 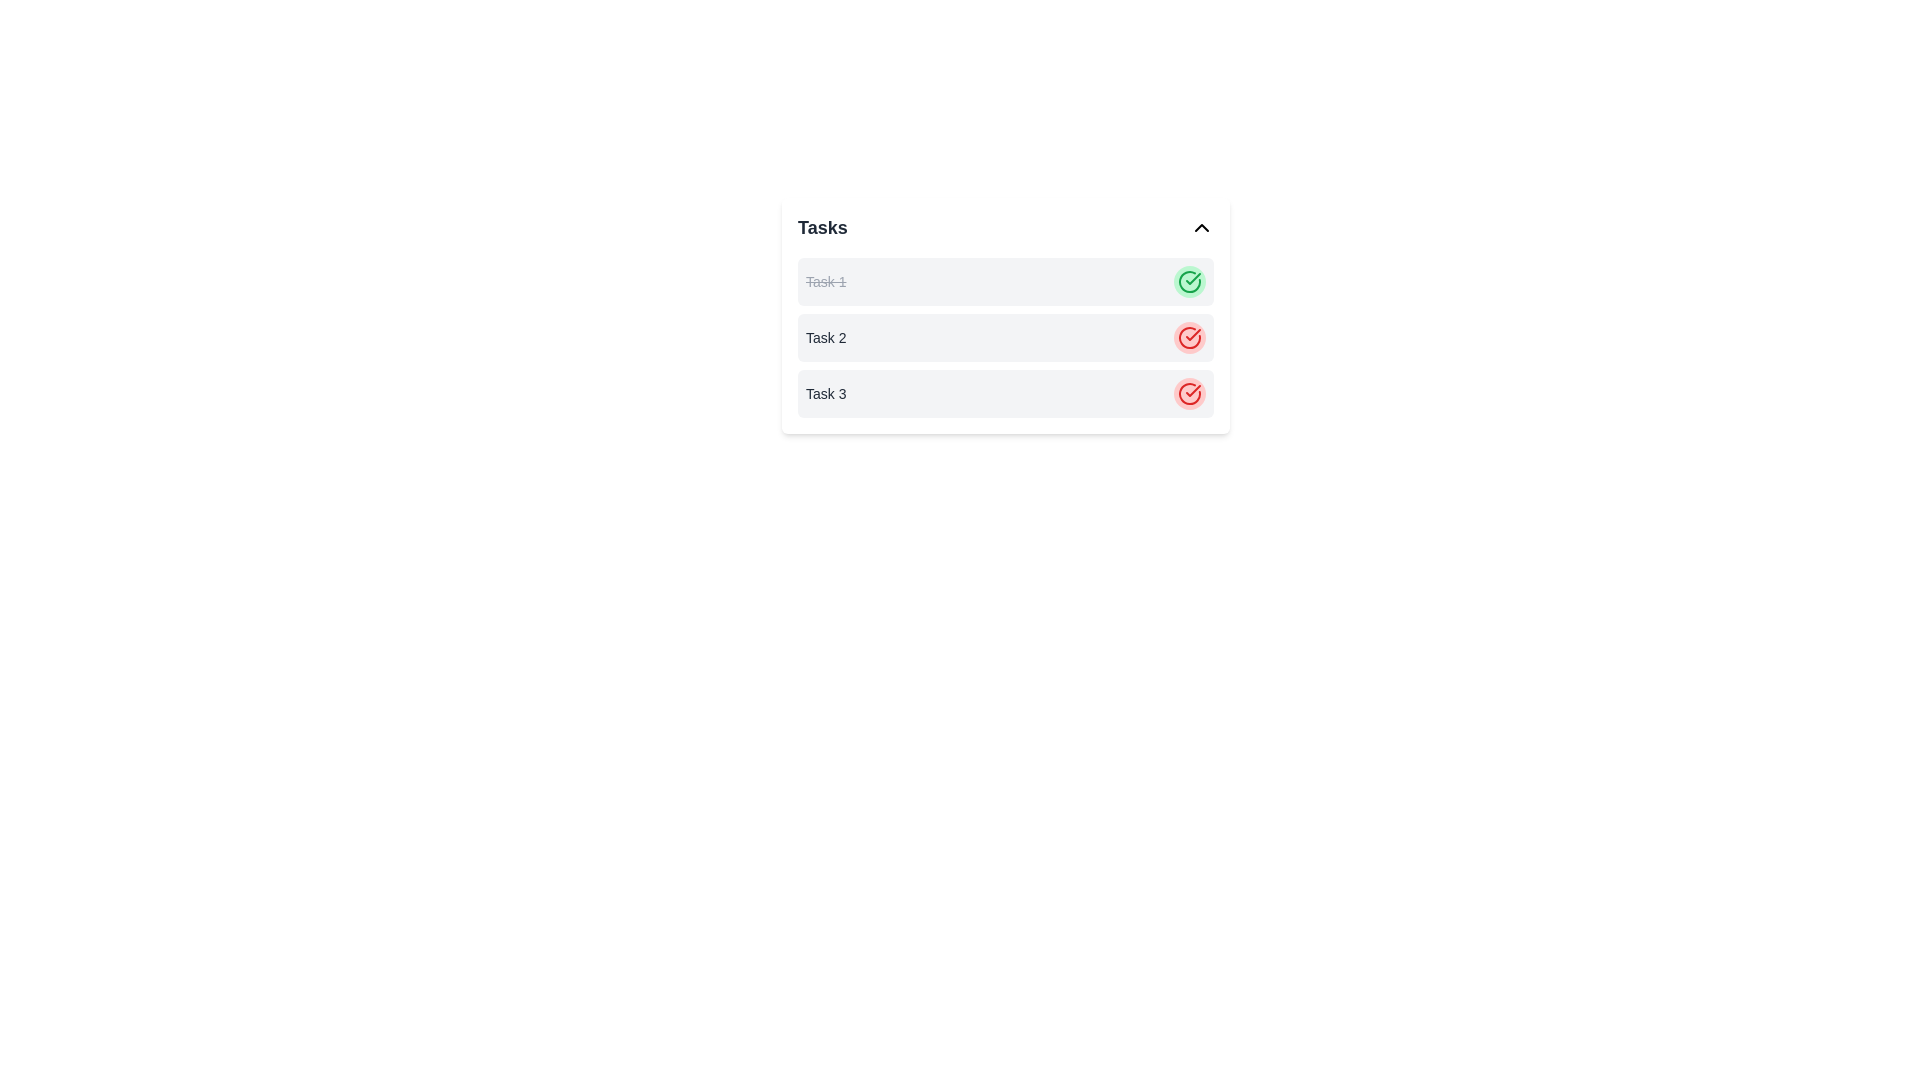 I want to click on the circular red checkmark icon located next to the second task in the task management interface, so click(x=1190, y=337).